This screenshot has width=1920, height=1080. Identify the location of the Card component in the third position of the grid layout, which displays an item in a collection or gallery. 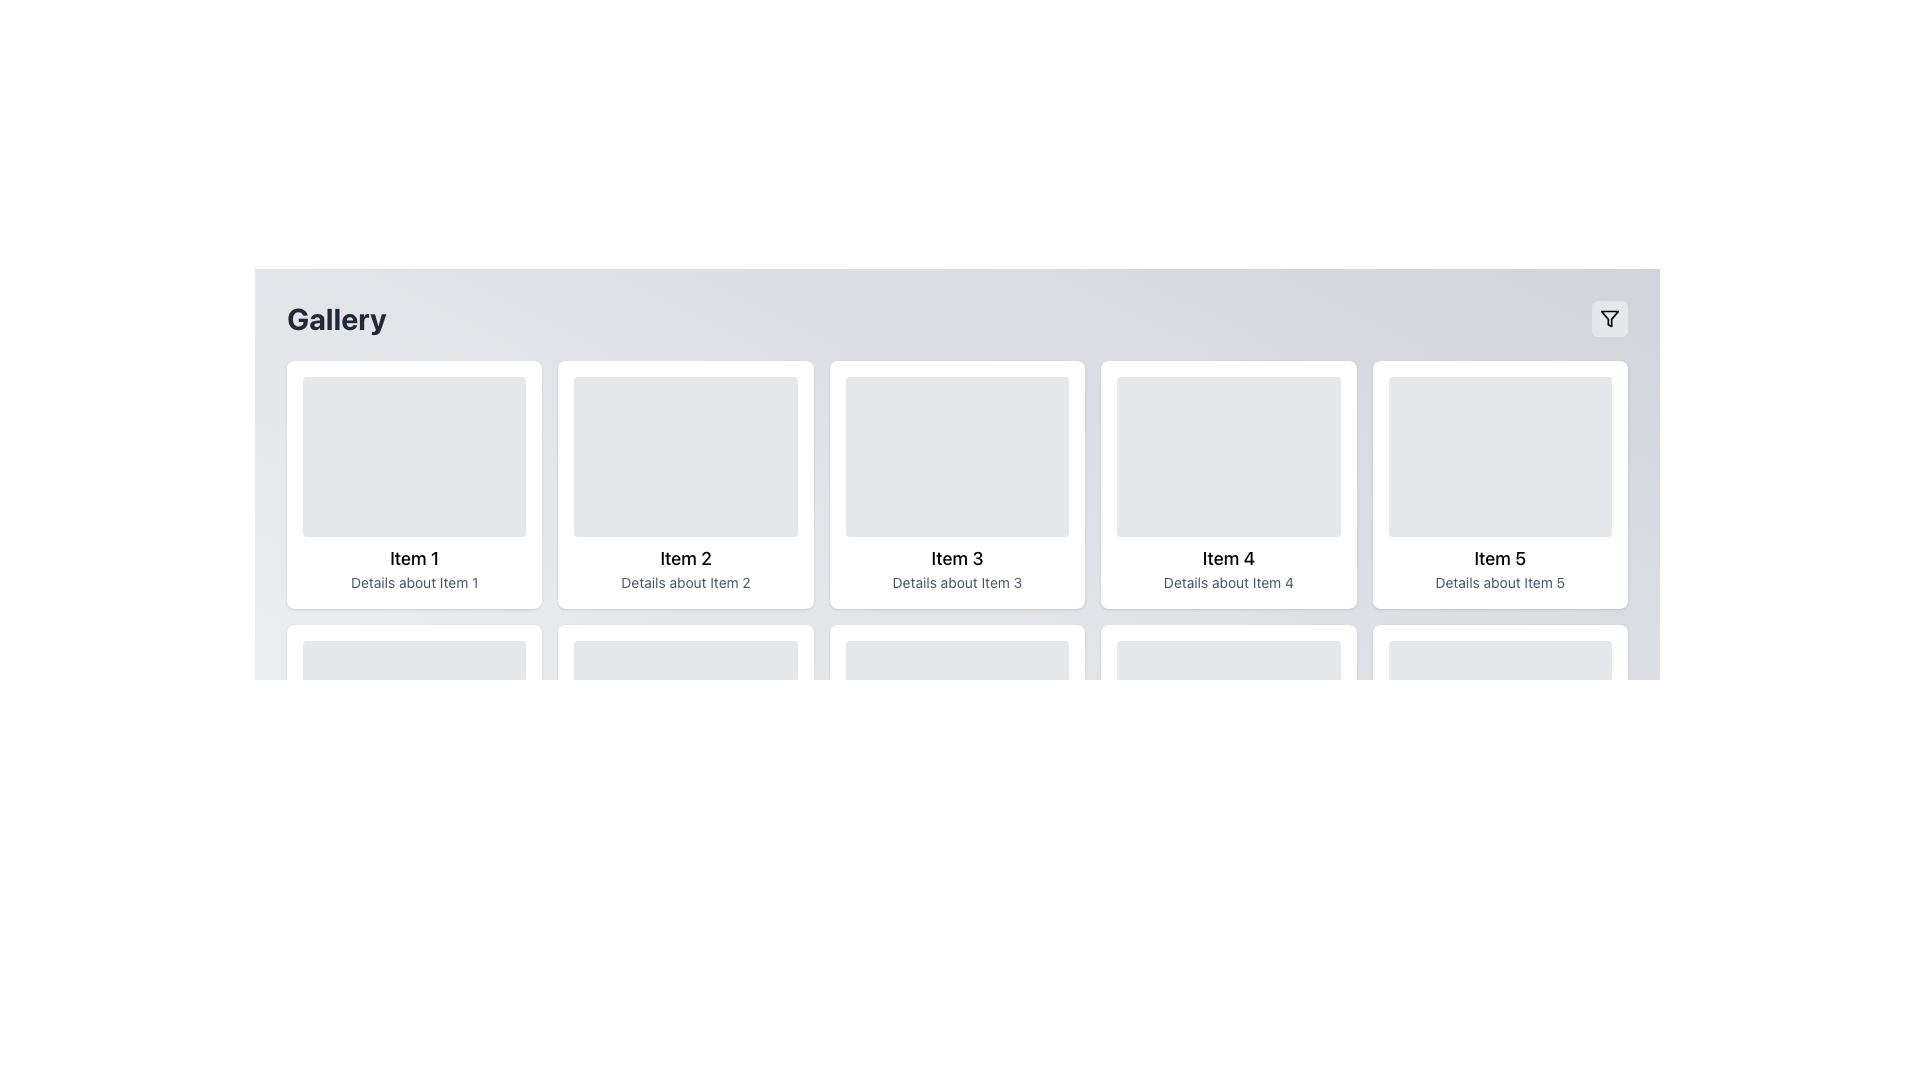
(956, 485).